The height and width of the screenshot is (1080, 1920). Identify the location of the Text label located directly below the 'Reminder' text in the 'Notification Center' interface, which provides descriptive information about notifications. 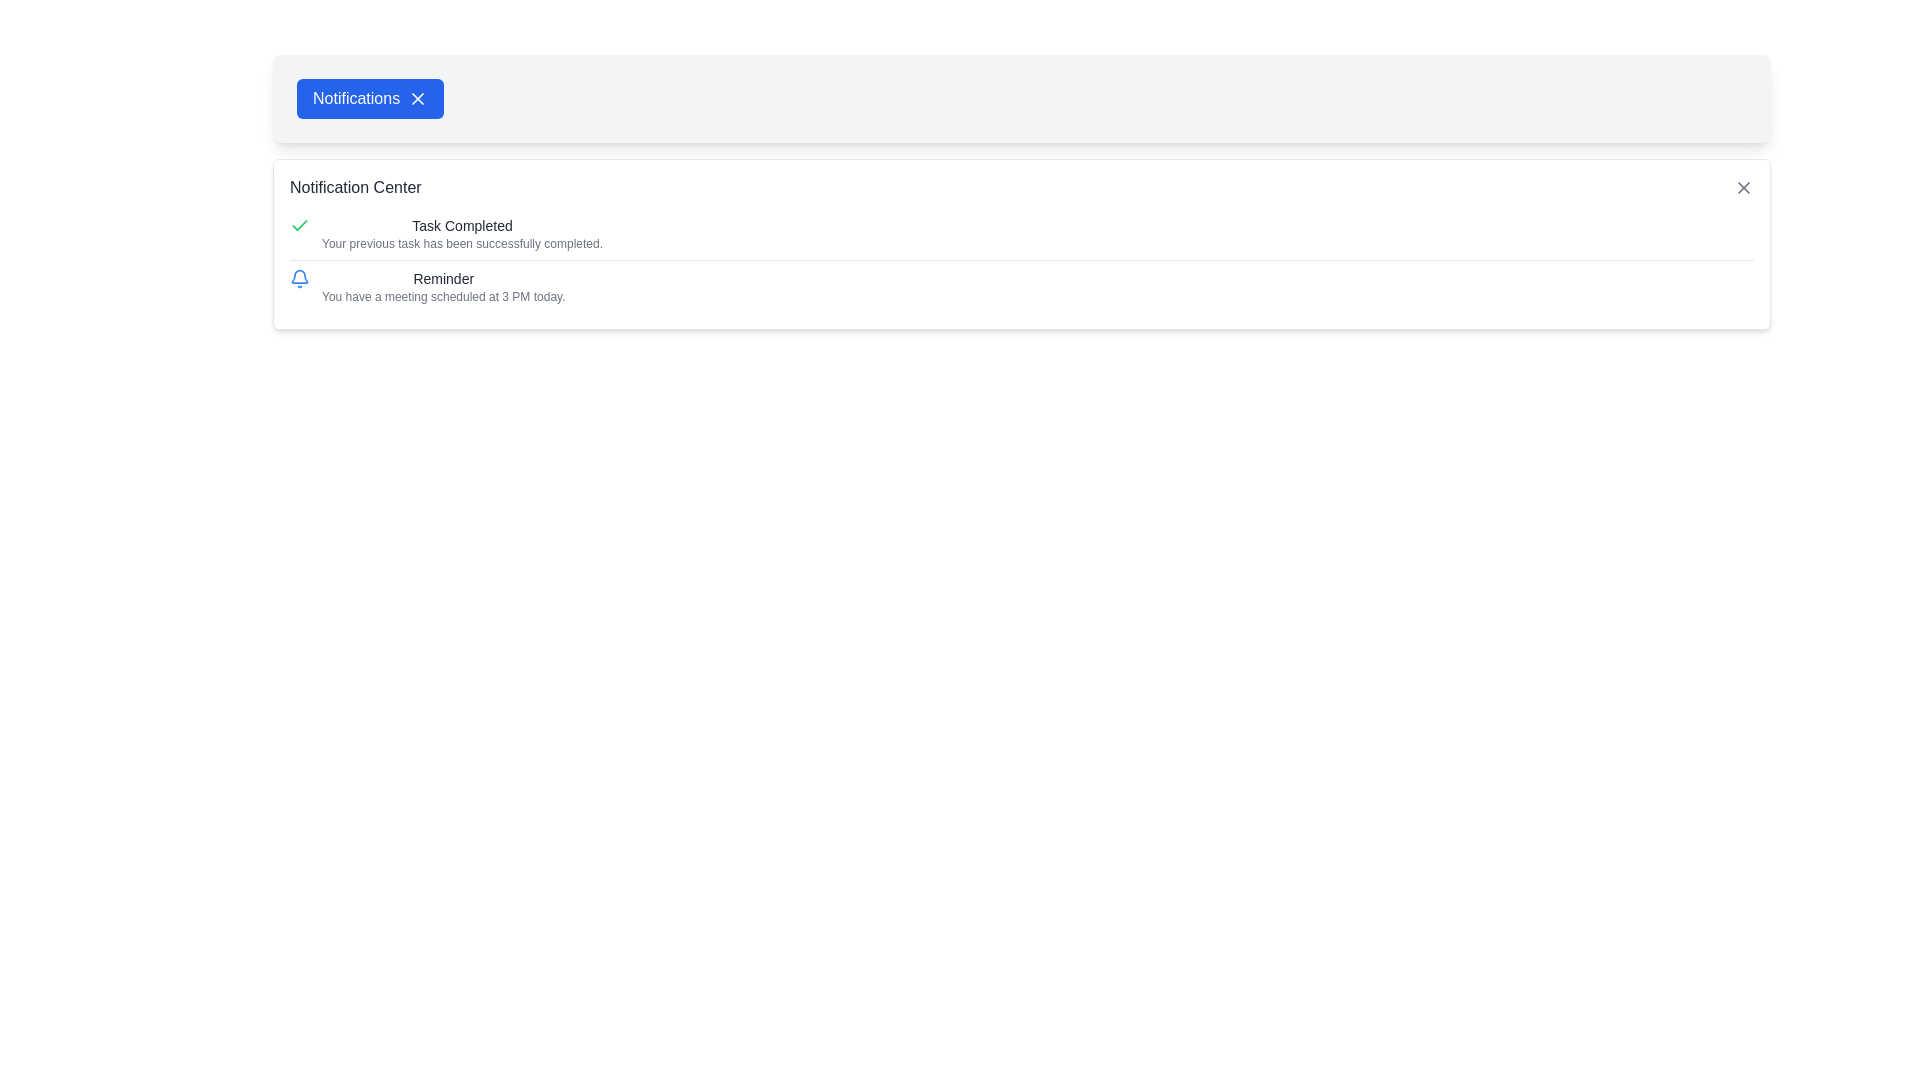
(442, 297).